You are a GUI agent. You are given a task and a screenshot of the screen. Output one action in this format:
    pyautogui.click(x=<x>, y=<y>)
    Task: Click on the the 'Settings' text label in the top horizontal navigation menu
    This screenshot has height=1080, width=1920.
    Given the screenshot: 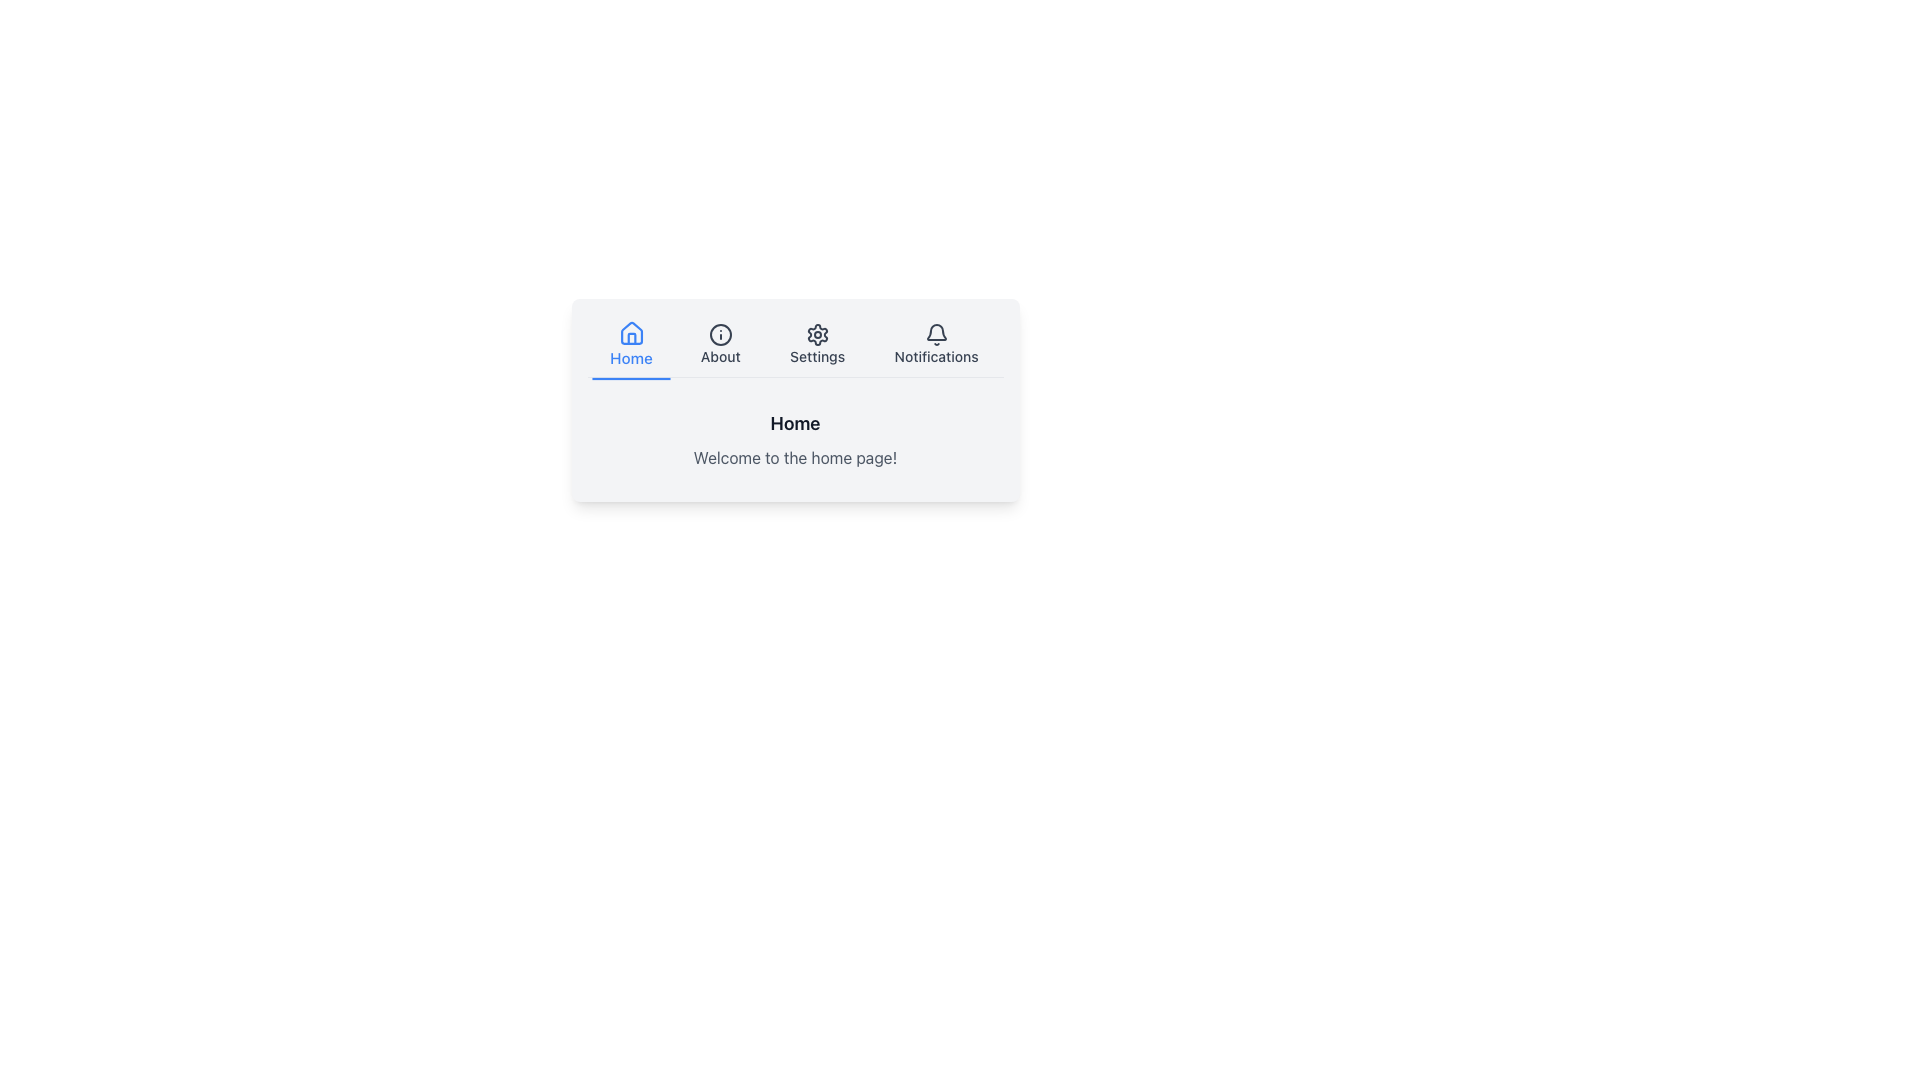 What is the action you would take?
    pyautogui.click(x=817, y=356)
    